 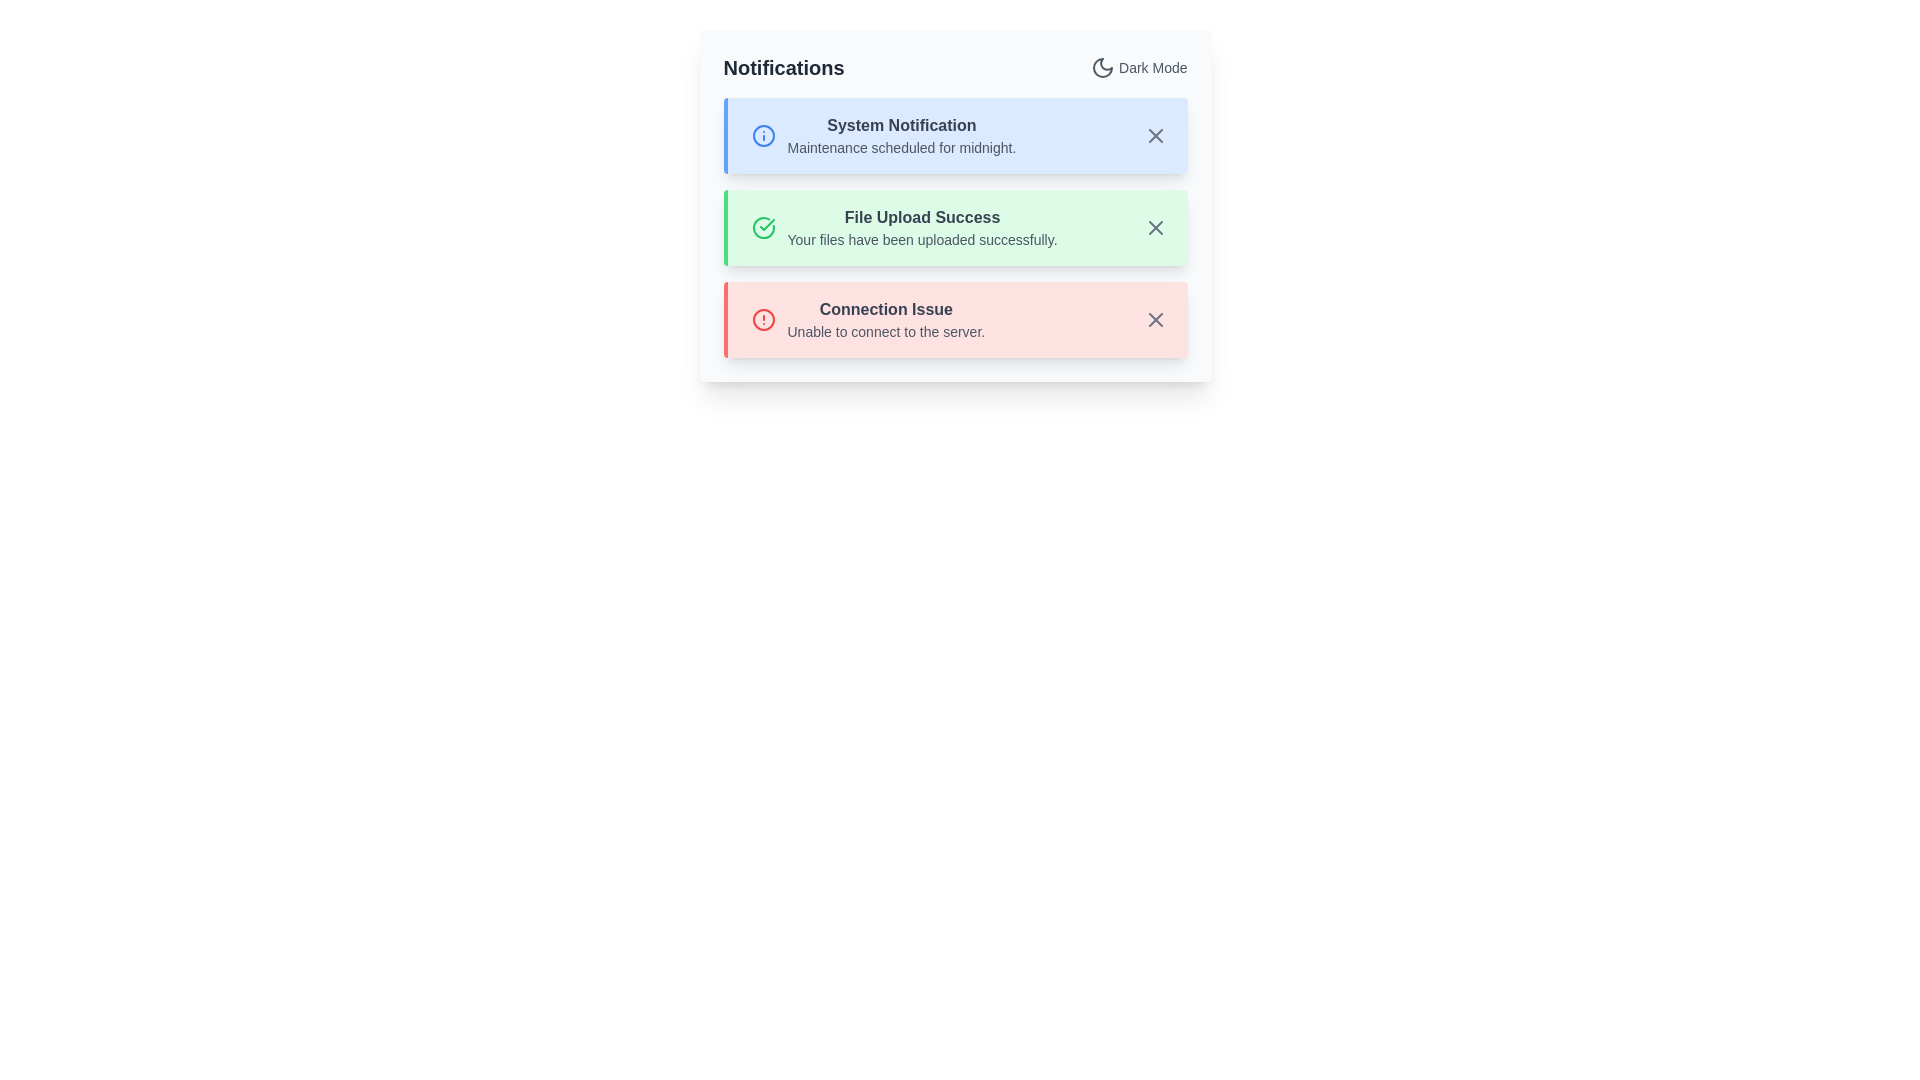 I want to click on the circular icon with a blue margin located in the top section of the notification box, to the left of the 'System Notification' text, so click(x=762, y=135).